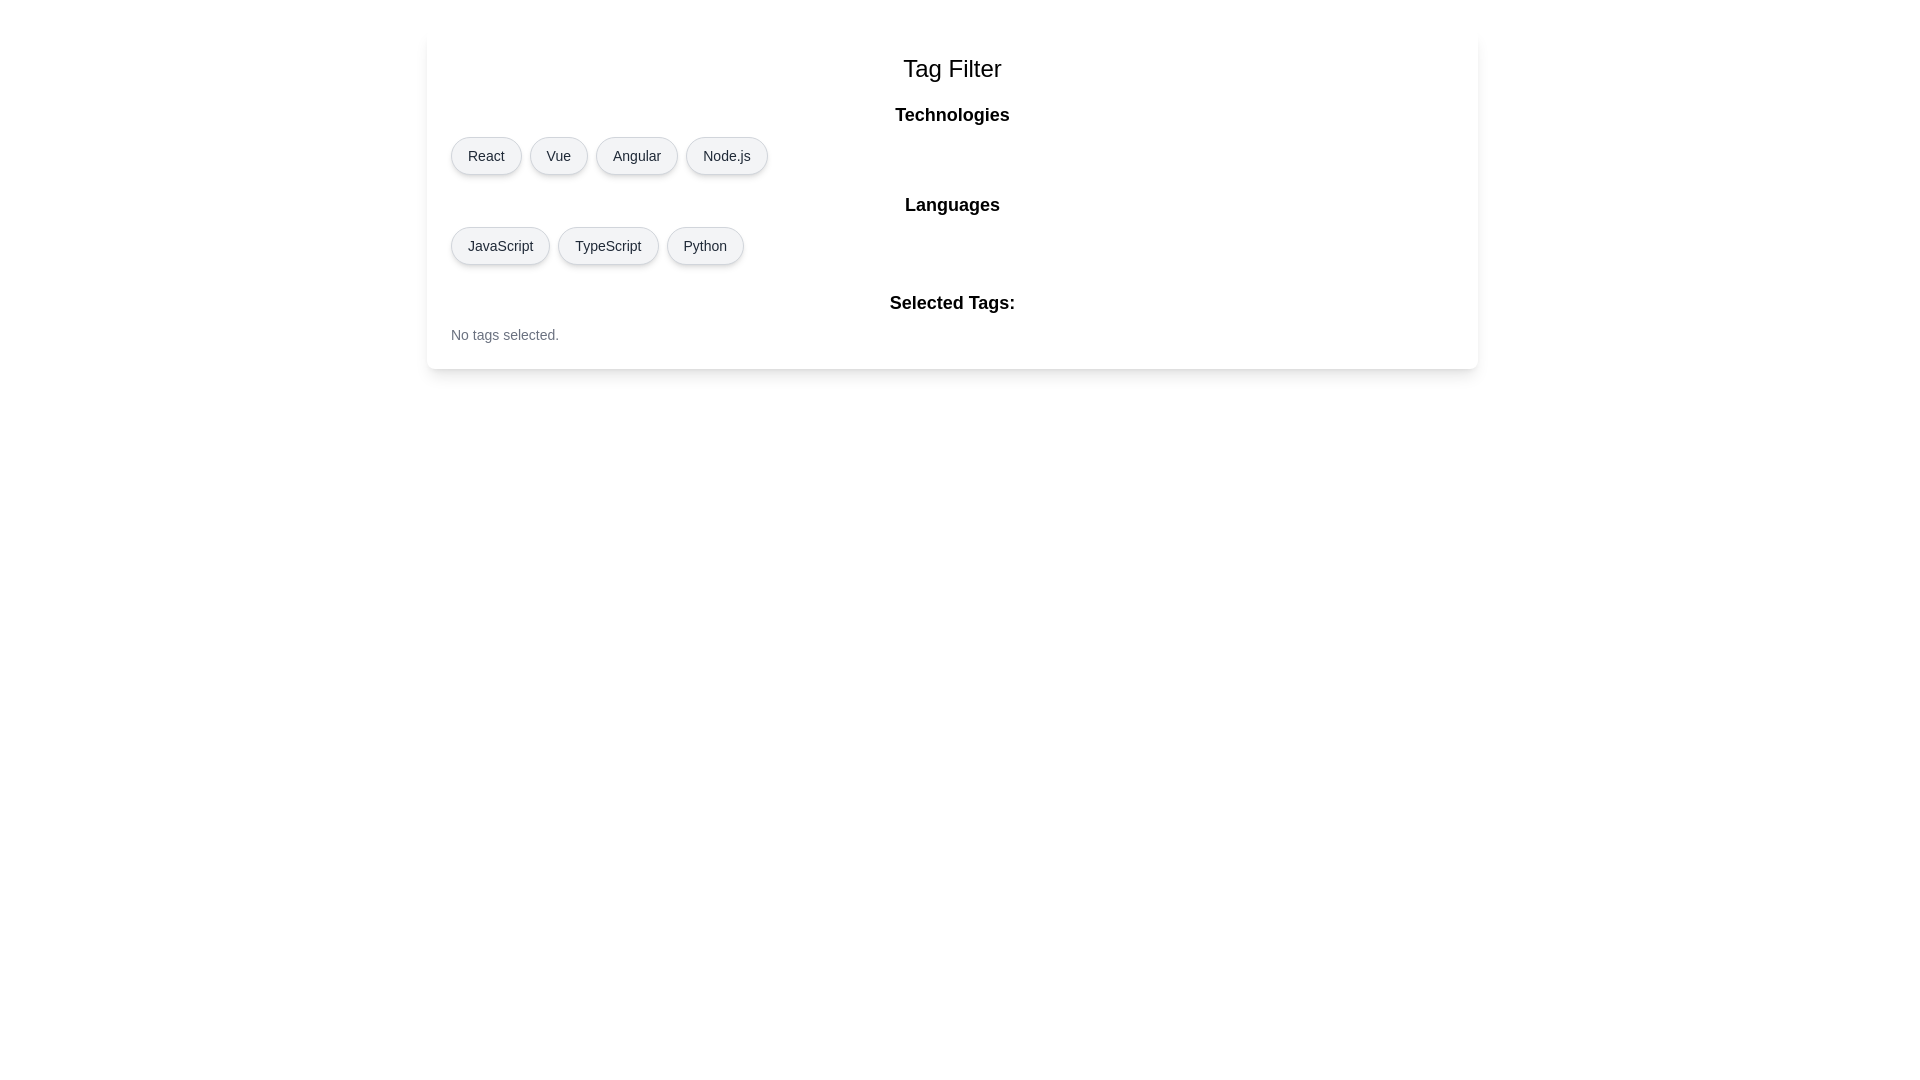 The image size is (1920, 1080). Describe the element at coordinates (558, 154) in the screenshot. I see `the rounded pill-shaped button labeled 'Vue' with a light gray background` at that location.